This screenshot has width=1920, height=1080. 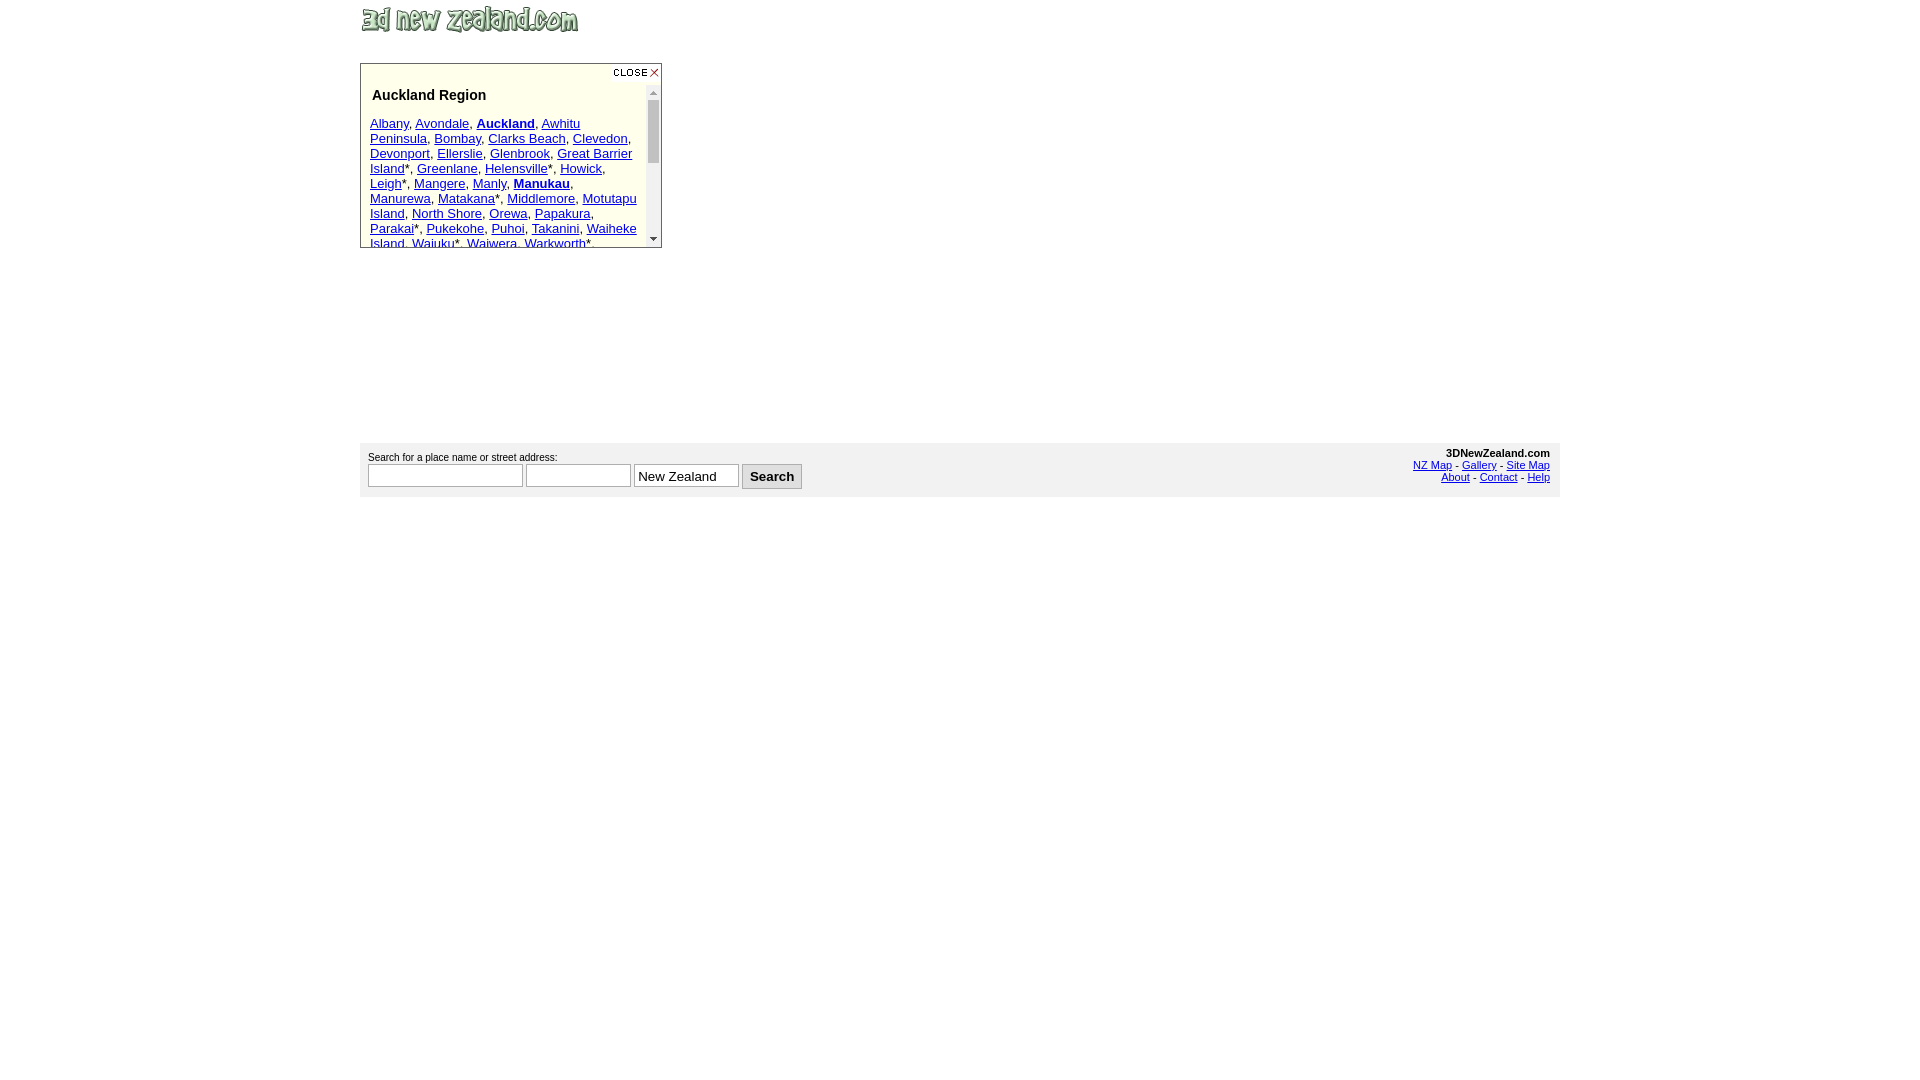 What do you see at coordinates (411, 242) in the screenshot?
I see `'Waiuku'` at bounding box center [411, 242].